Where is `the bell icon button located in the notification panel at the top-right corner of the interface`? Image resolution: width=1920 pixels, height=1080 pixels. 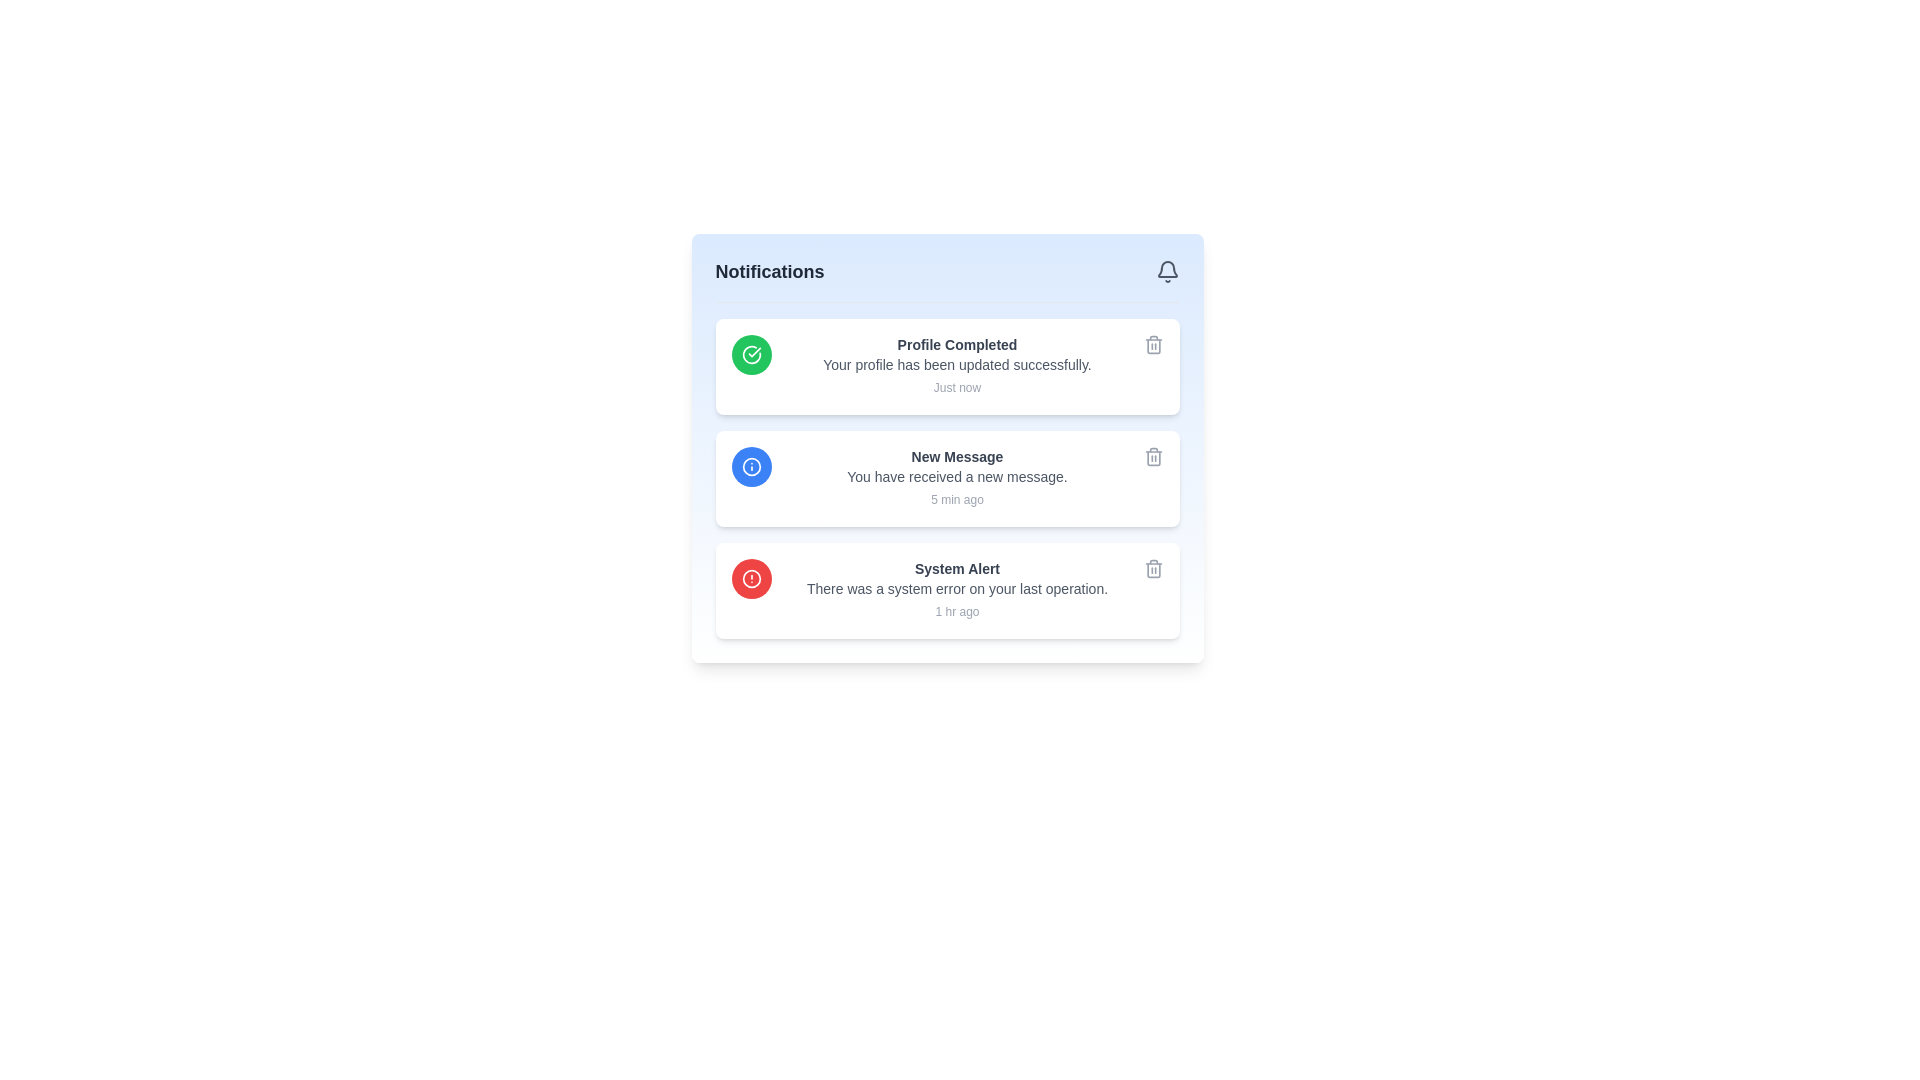 the bell icon button located in the notification panel at the top-right corner of the interface is located at coordinates (1167, 268).